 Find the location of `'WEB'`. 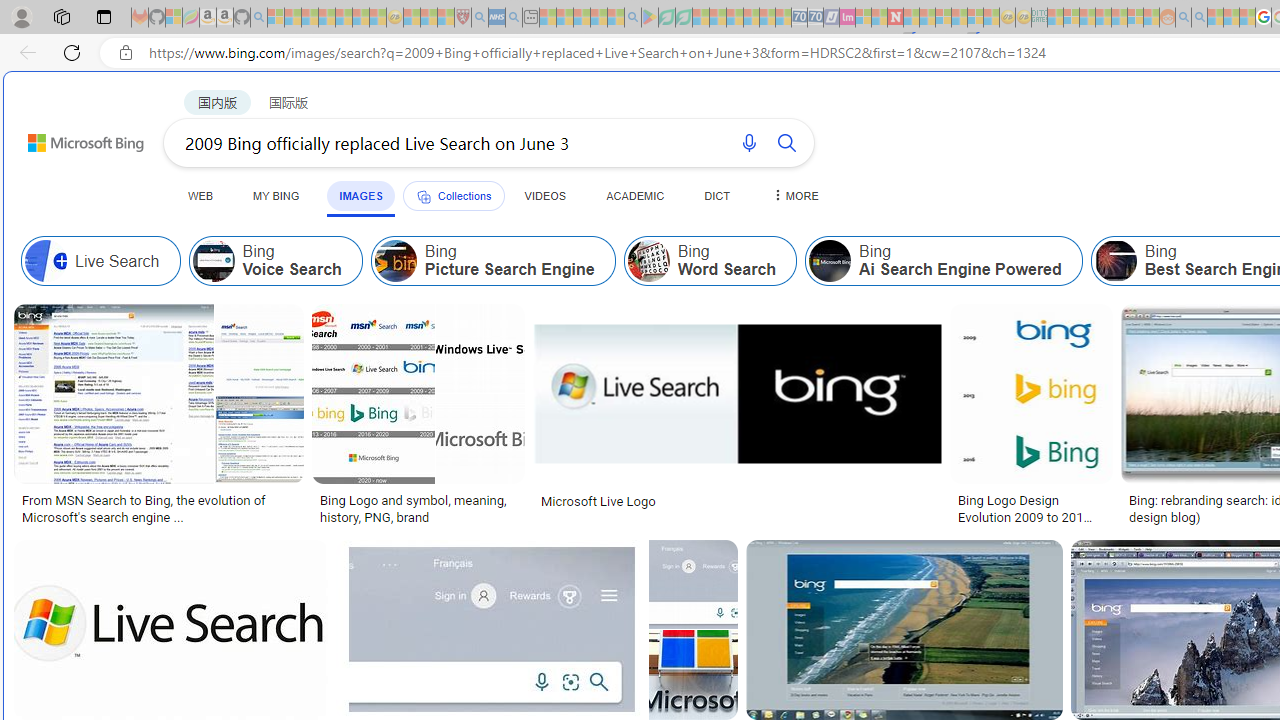

'WEB' is located at coordinates (201, 195).